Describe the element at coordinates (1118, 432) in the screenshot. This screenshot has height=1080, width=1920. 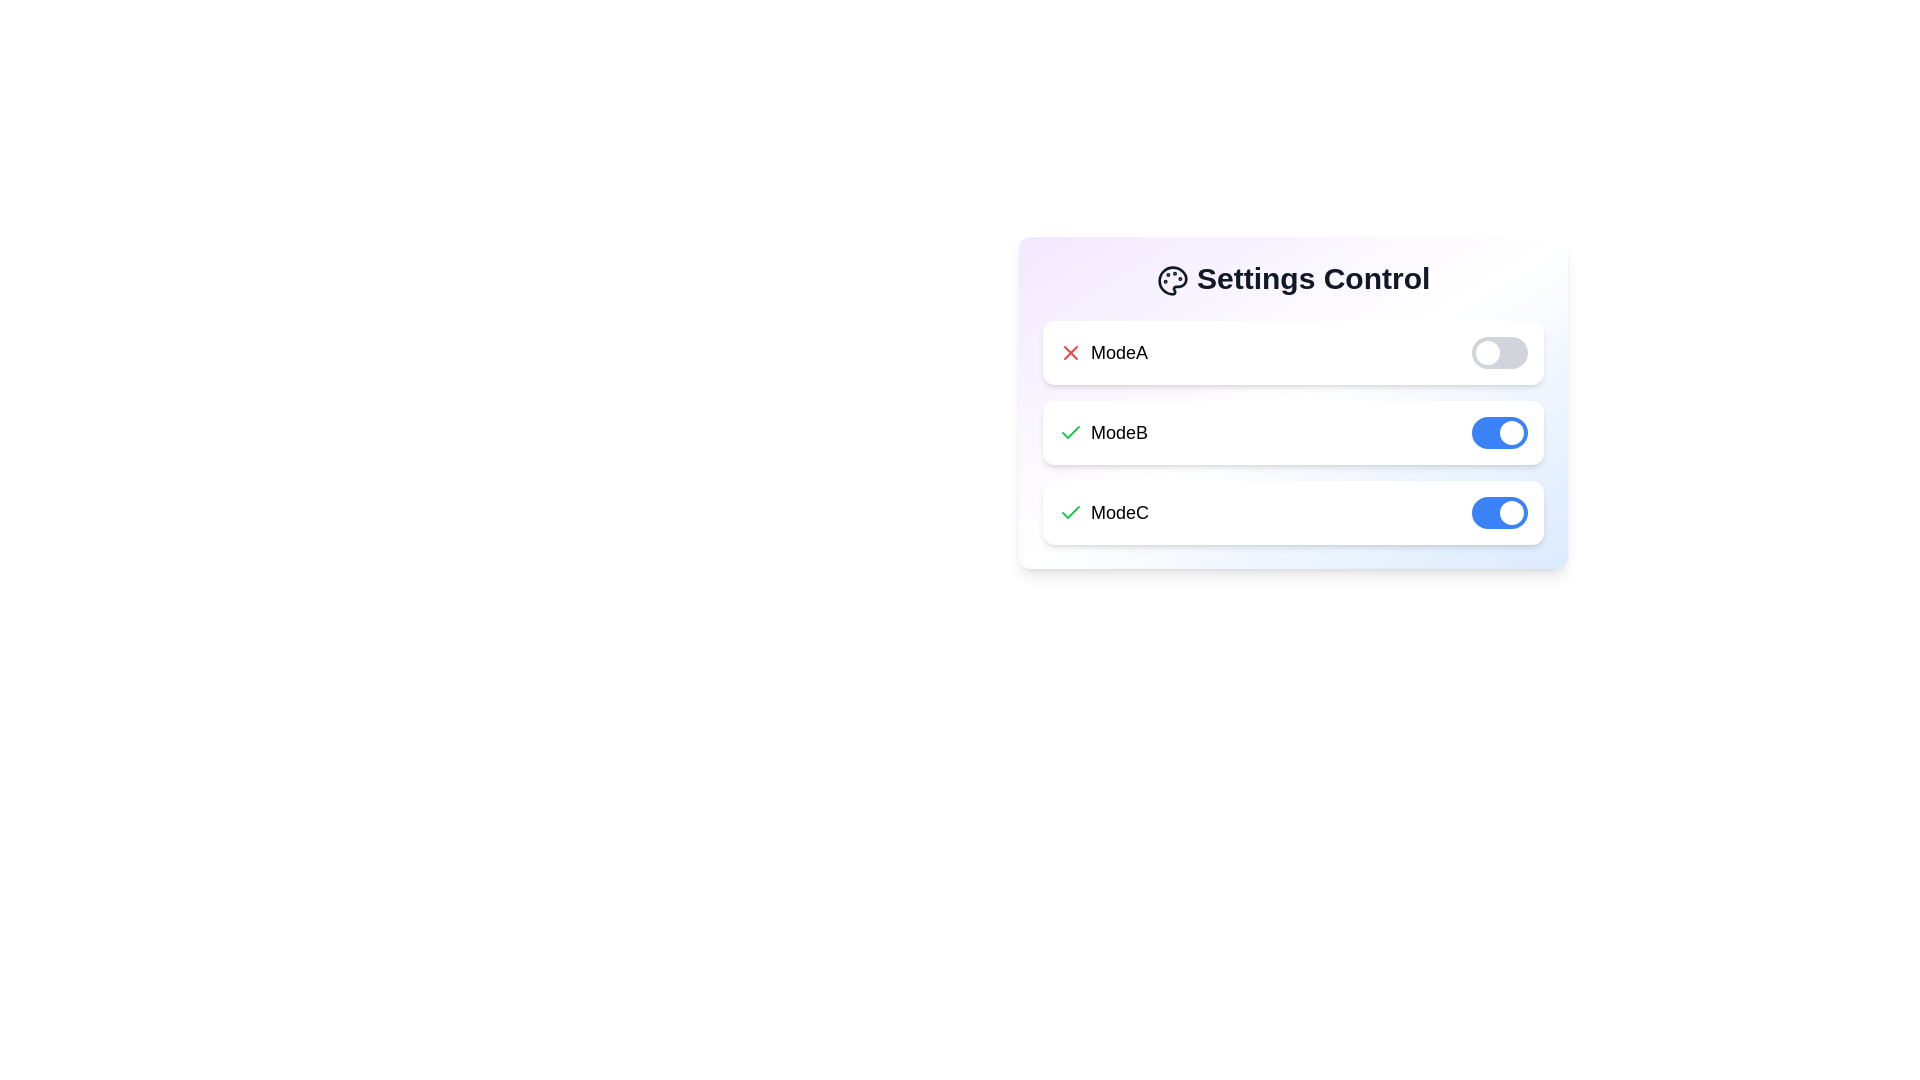
I see `the label indicating the name or state of a toggleable configuration, which is located in the second row of a structured list with a green checkmark icon to its left and a blue toggle switch to its right` at that location.